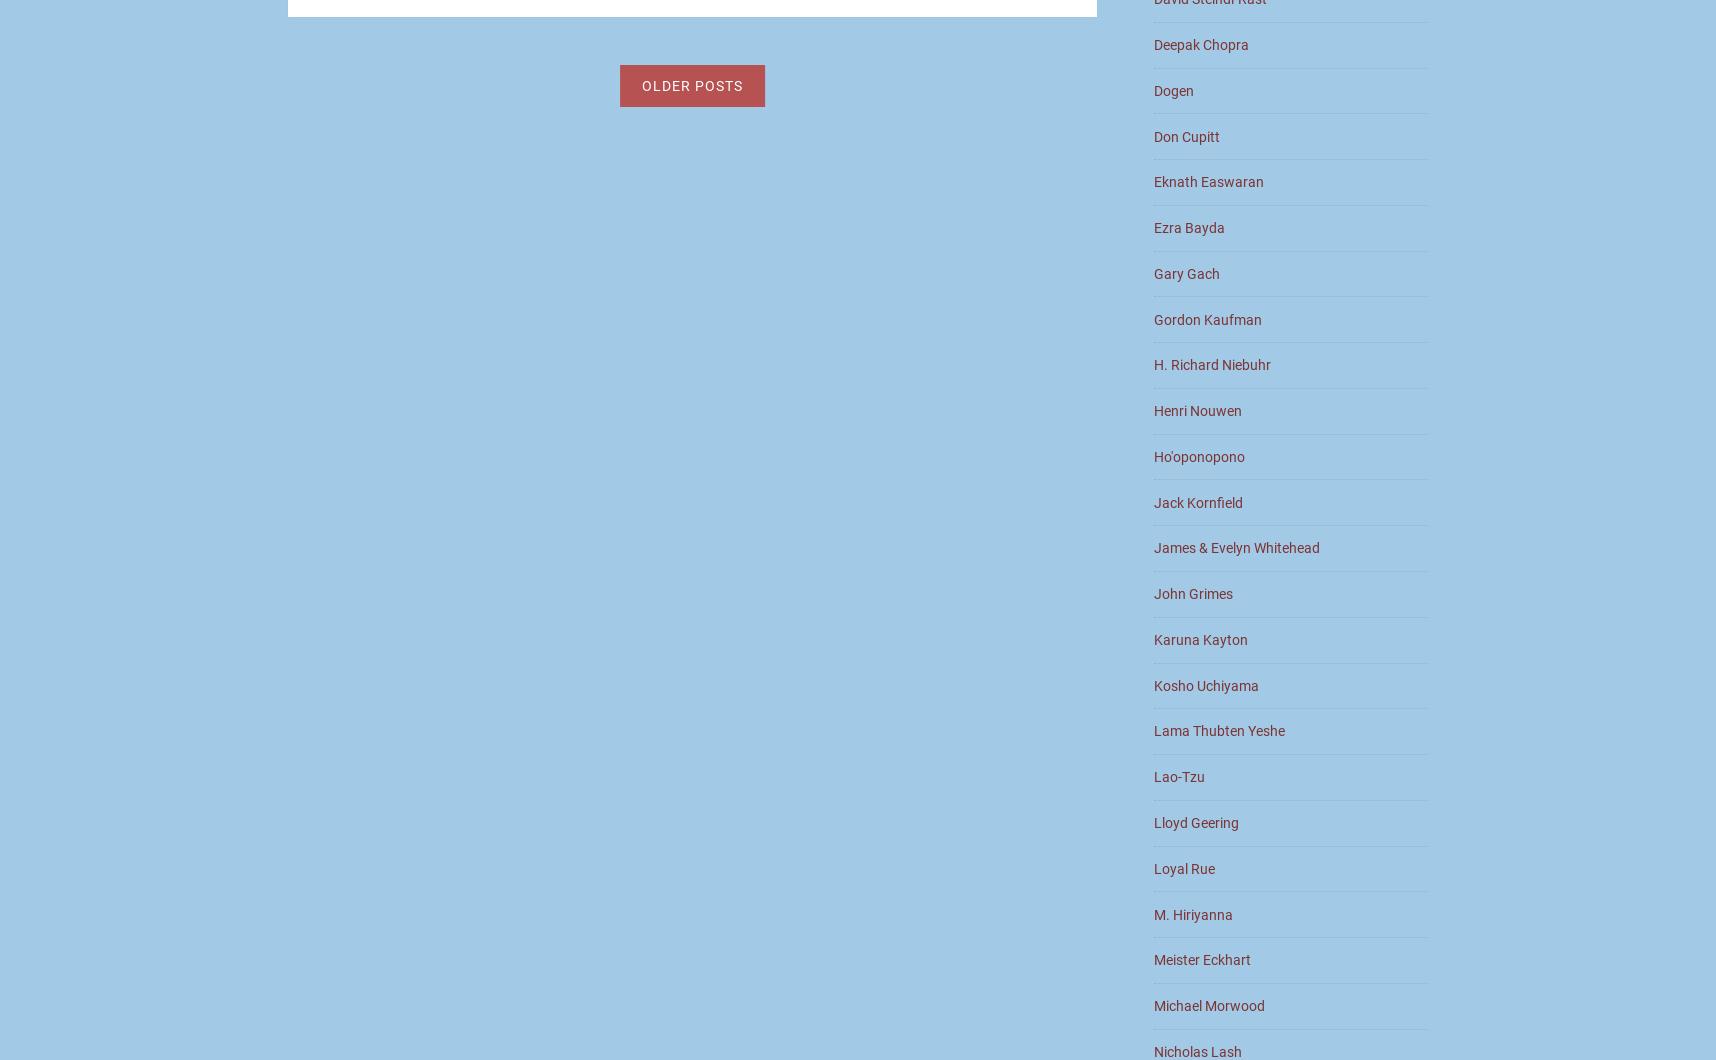 The width and height of the screenshot is (1716, 1060). I want to click on 'Eknath Easwaran', so click(1208, 181).